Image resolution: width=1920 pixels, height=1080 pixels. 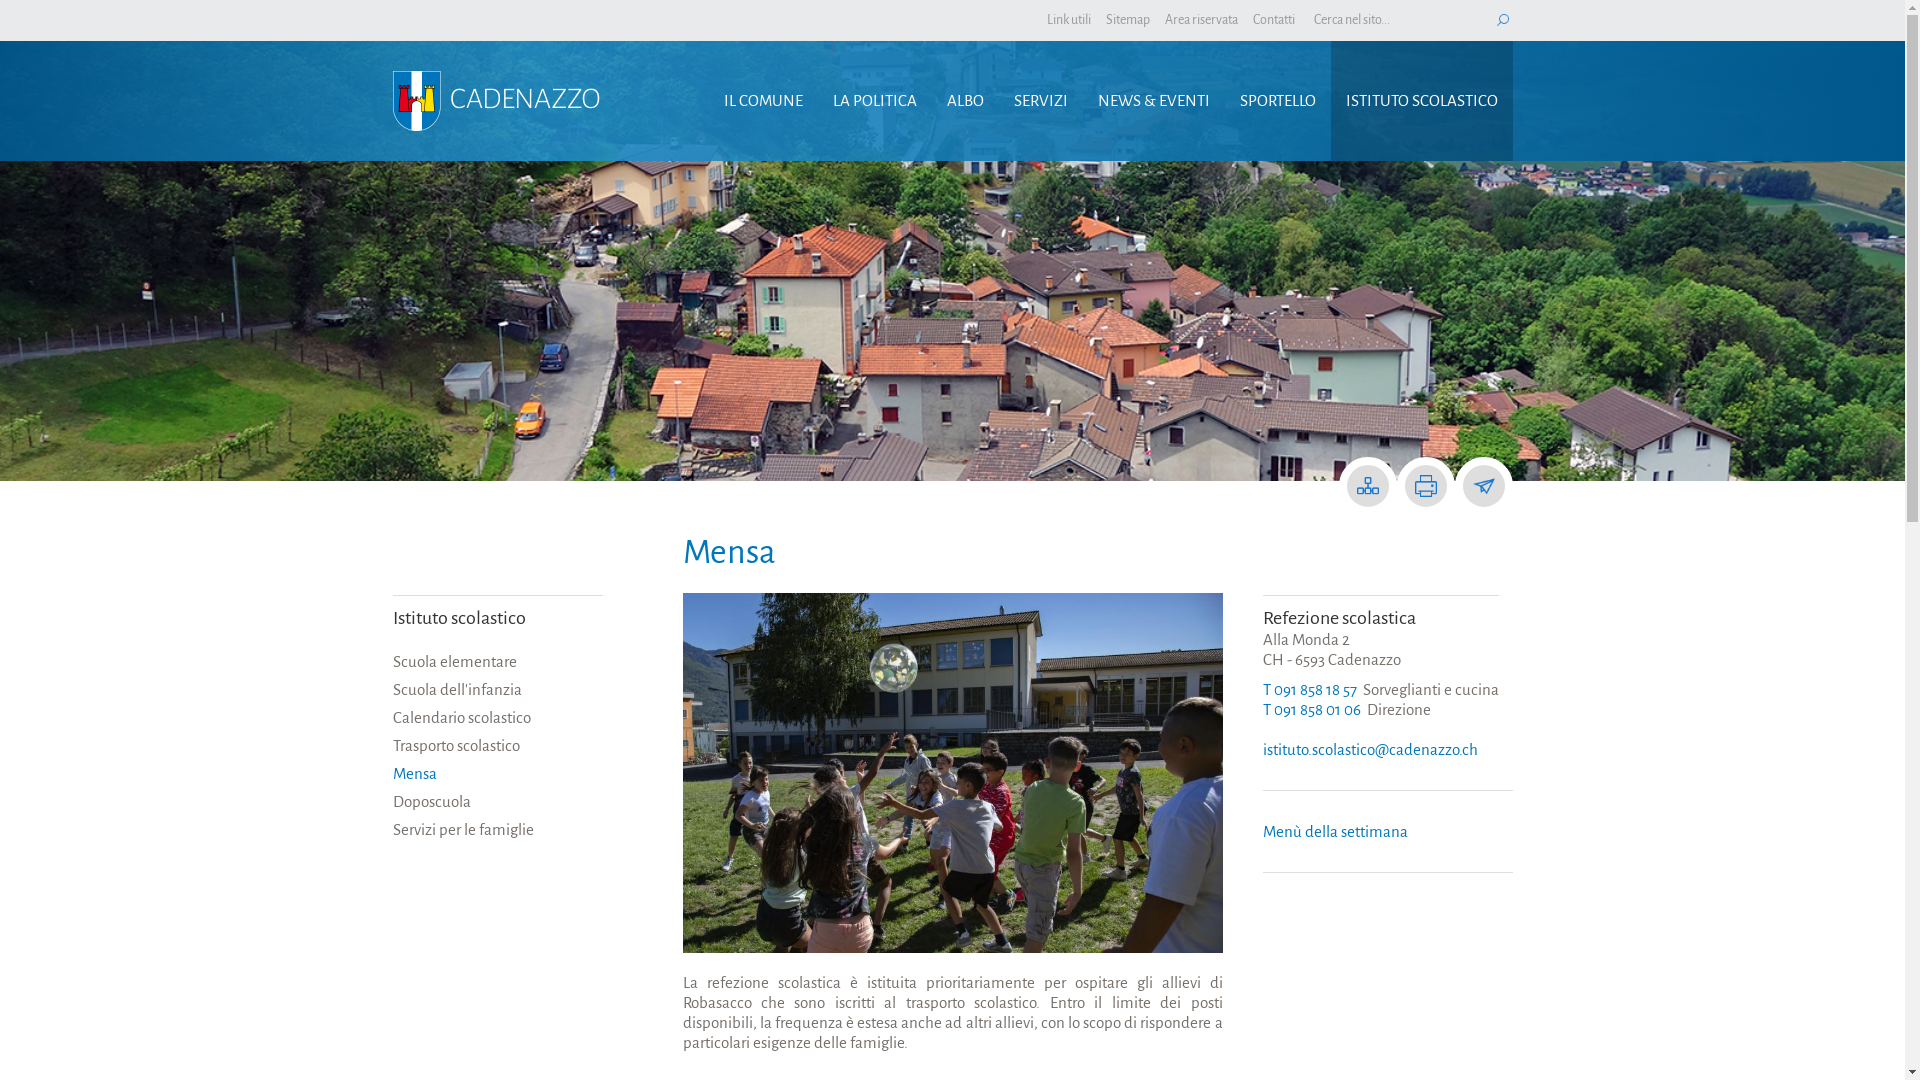 I want to click on 'Scrivici', so click(x=1483, y=486).